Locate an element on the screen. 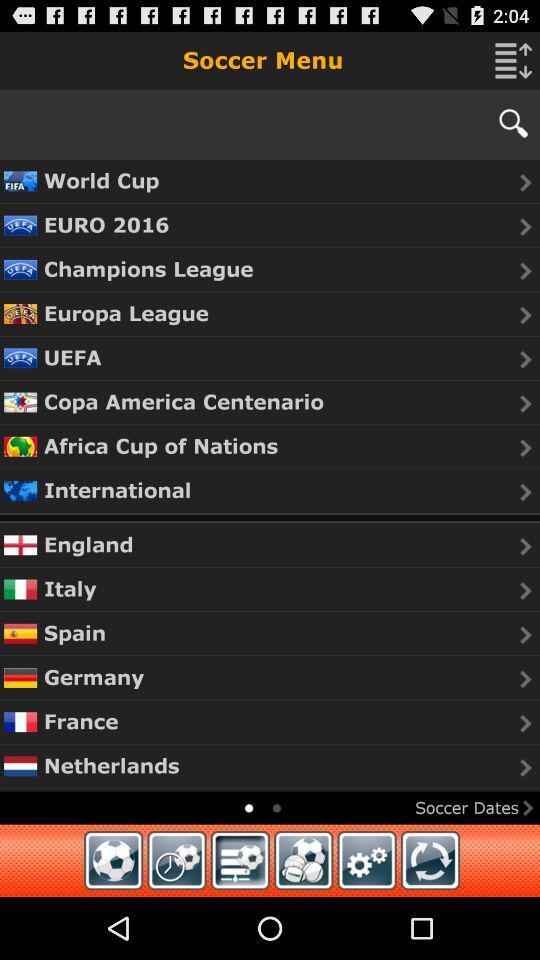 The height and width of the screenshot is (960, 540). the caret right arrow is located at coordinates (526, 590).